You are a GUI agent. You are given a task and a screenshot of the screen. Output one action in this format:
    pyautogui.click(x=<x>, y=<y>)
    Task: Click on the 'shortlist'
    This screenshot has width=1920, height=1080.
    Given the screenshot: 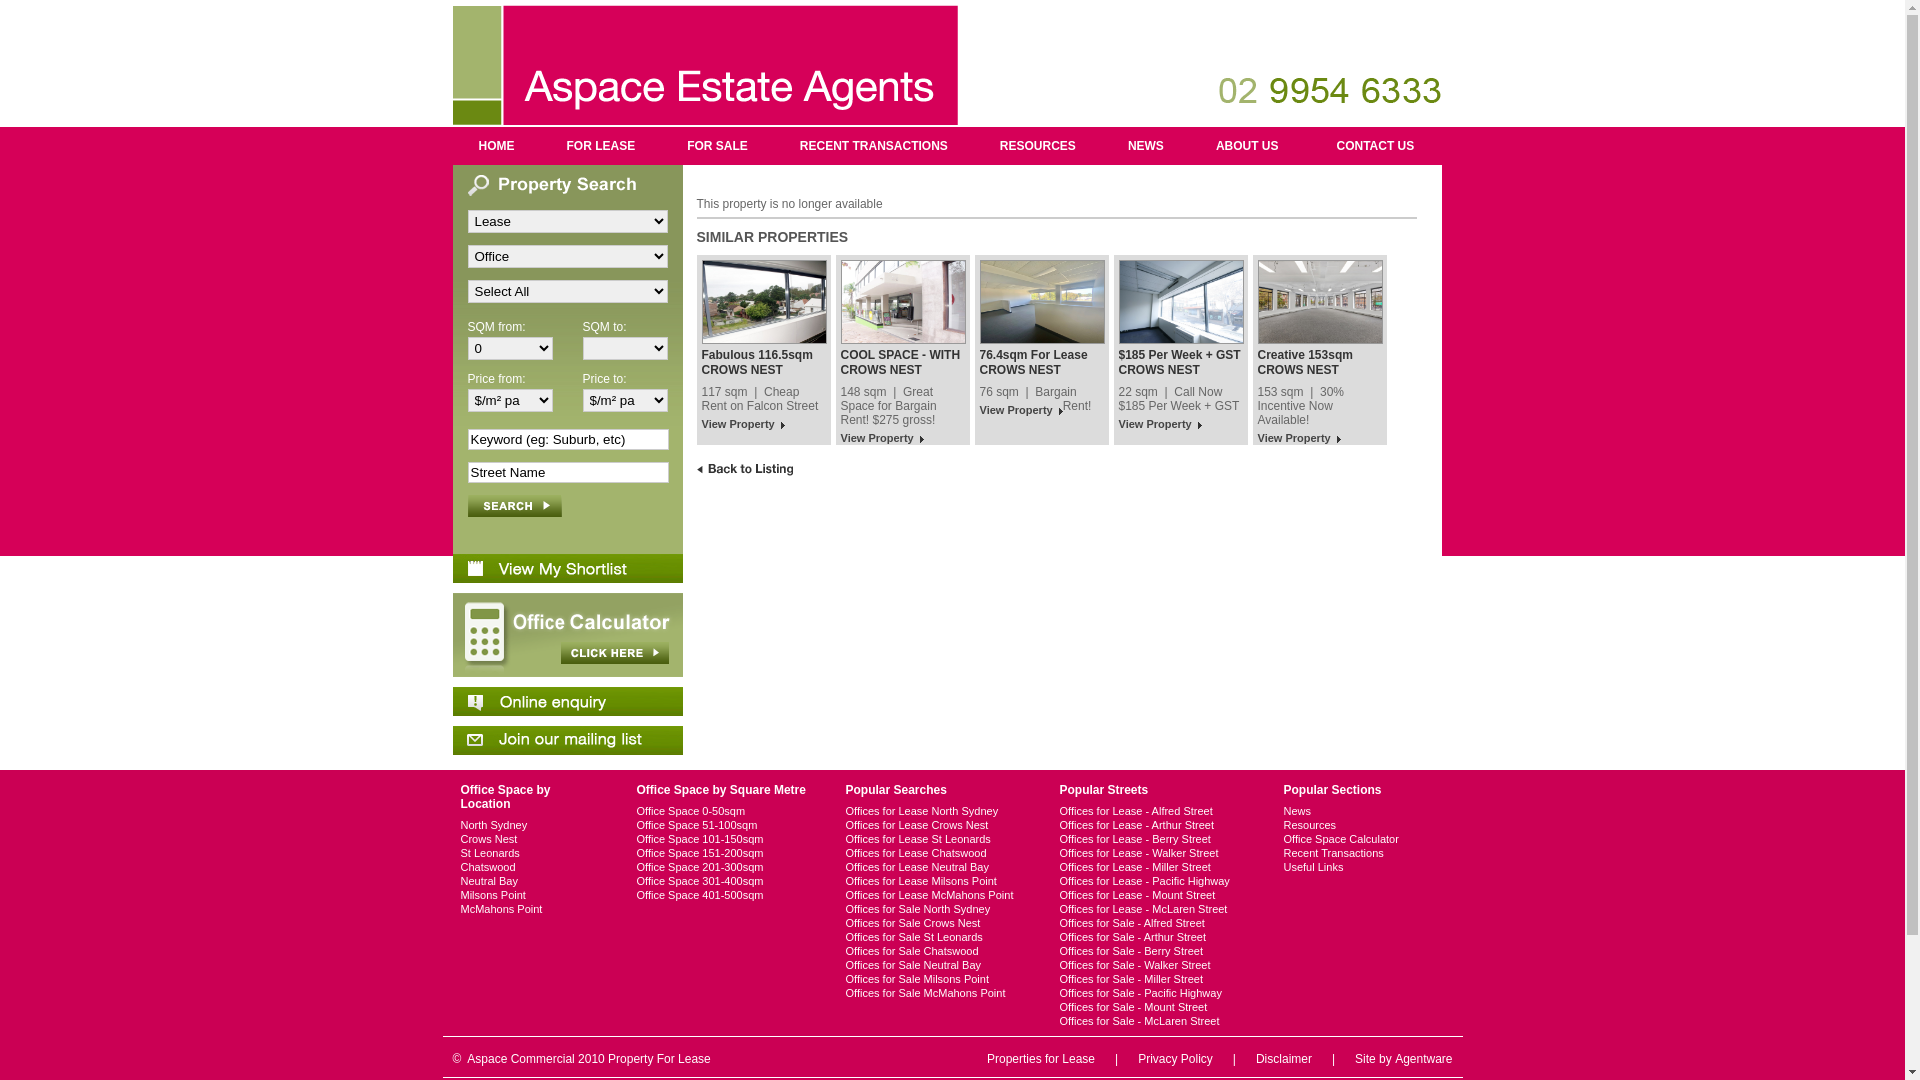 What is the action you would take?
    pyautogui.click(x=565, y=568)
    